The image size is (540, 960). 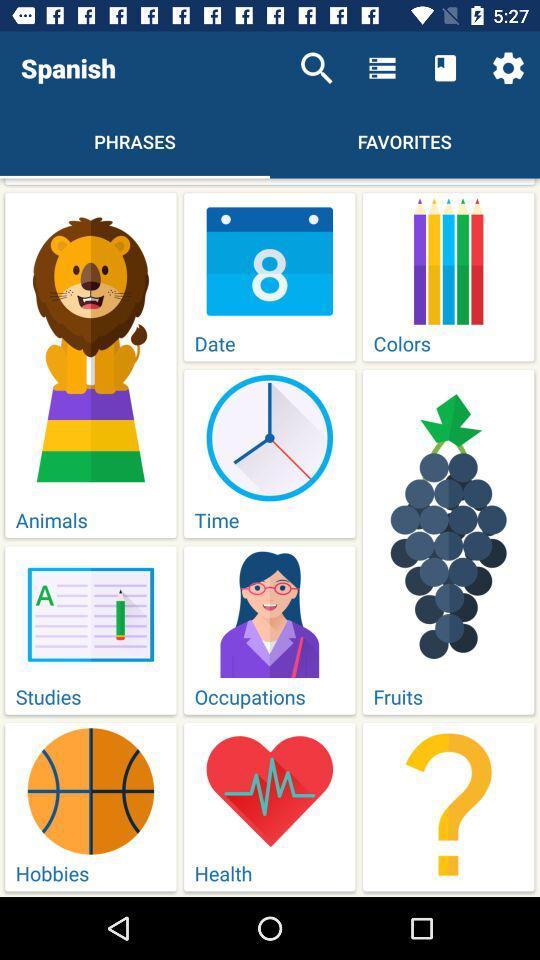 I want to click on icon above the favorites item, so click(x=382, y=68).